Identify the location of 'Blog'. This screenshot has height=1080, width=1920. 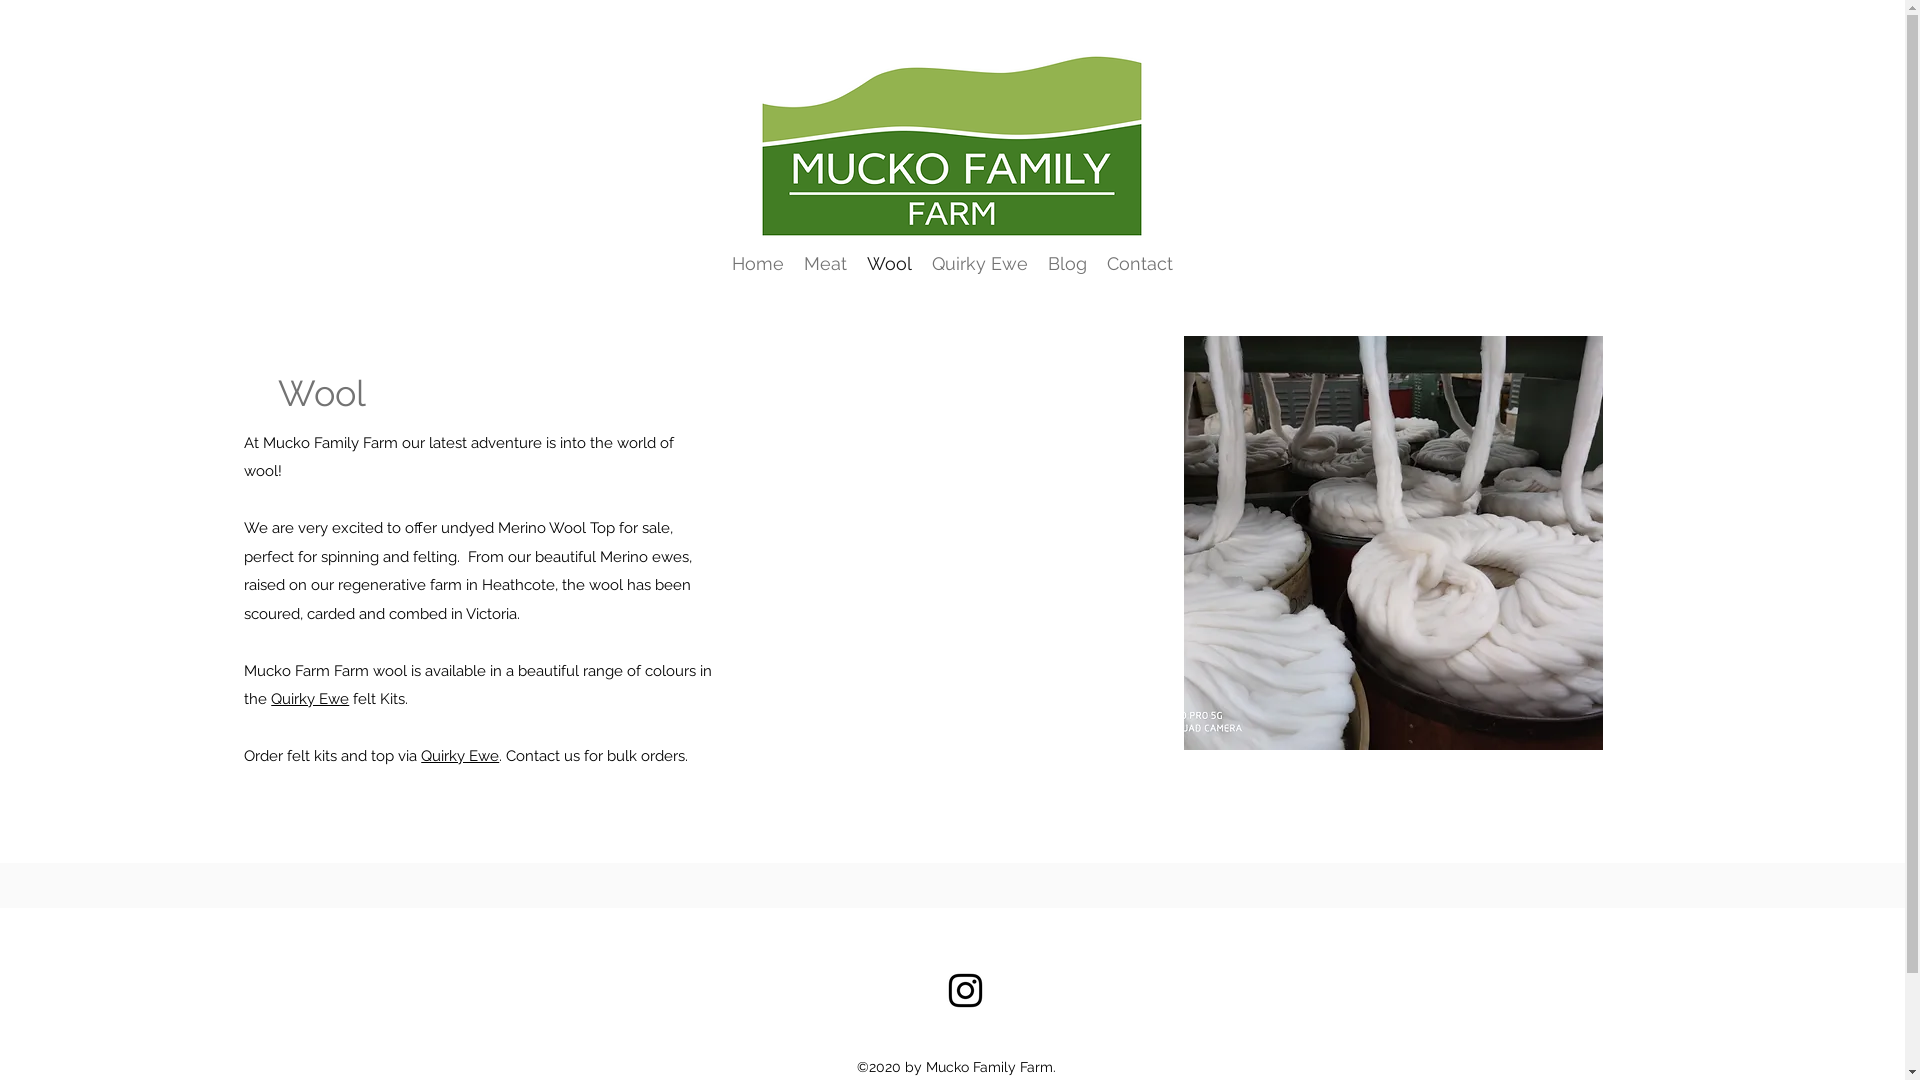
(1066, 262).